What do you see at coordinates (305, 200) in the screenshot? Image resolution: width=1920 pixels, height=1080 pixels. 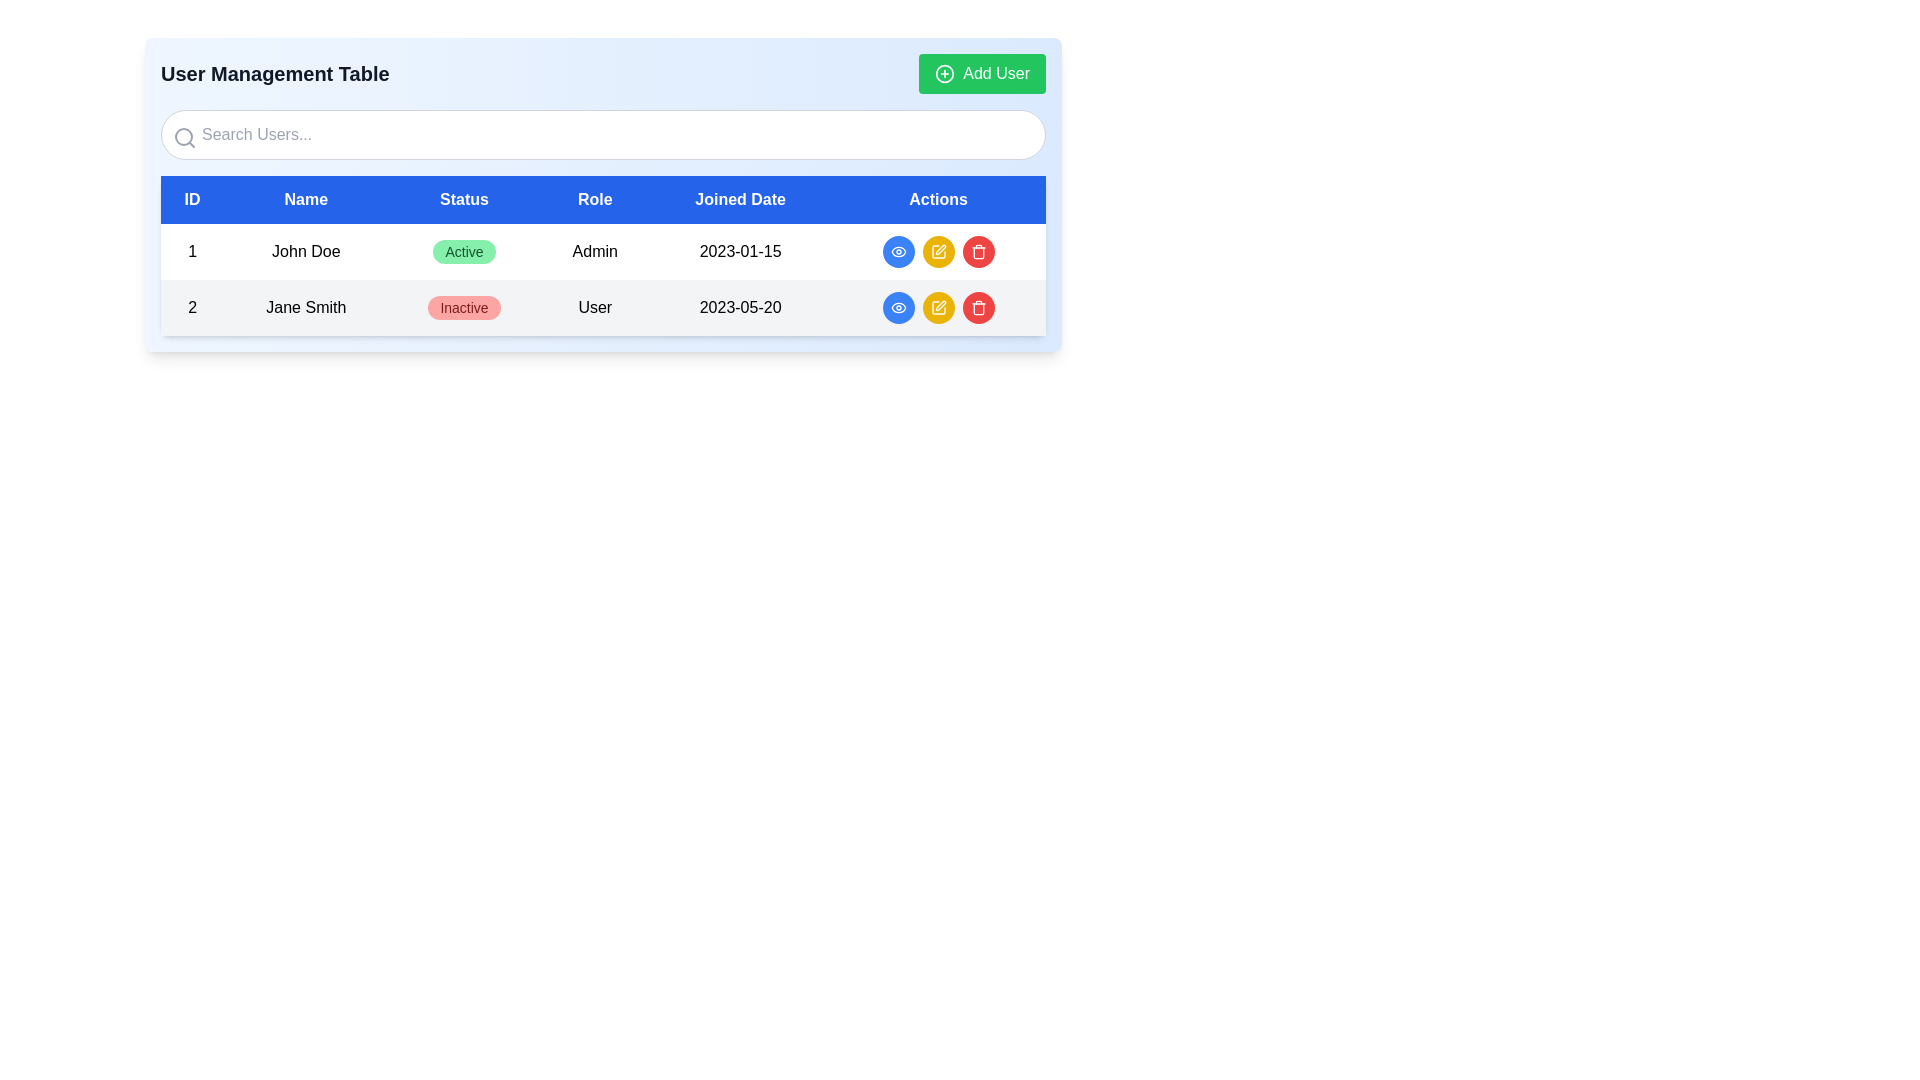 I see `the text label displaying 'Name' in white on a blue background, which is the second column header in a row of labels in a data table` at bounding box center [305, 200].